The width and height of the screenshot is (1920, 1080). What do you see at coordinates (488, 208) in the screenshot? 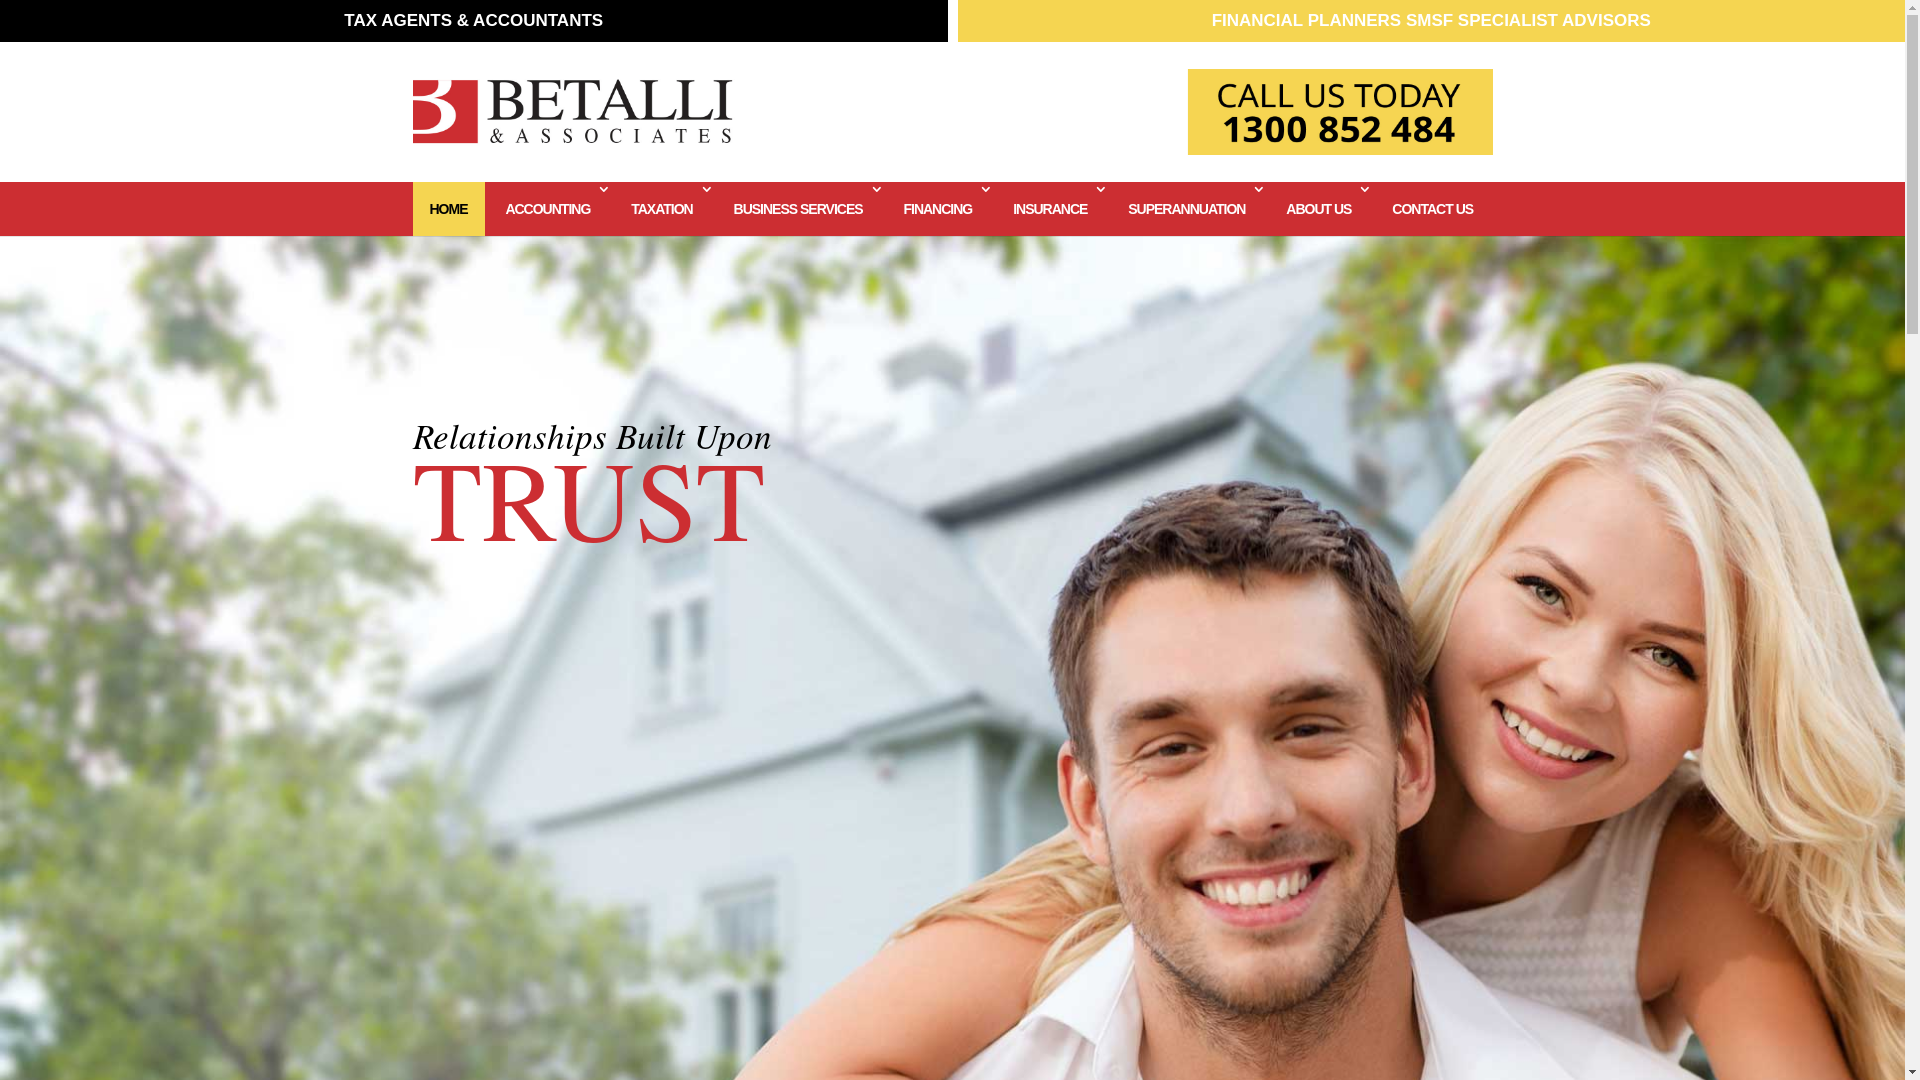
I see `'ACCOUNTING'` at bounding box center [488, 208].